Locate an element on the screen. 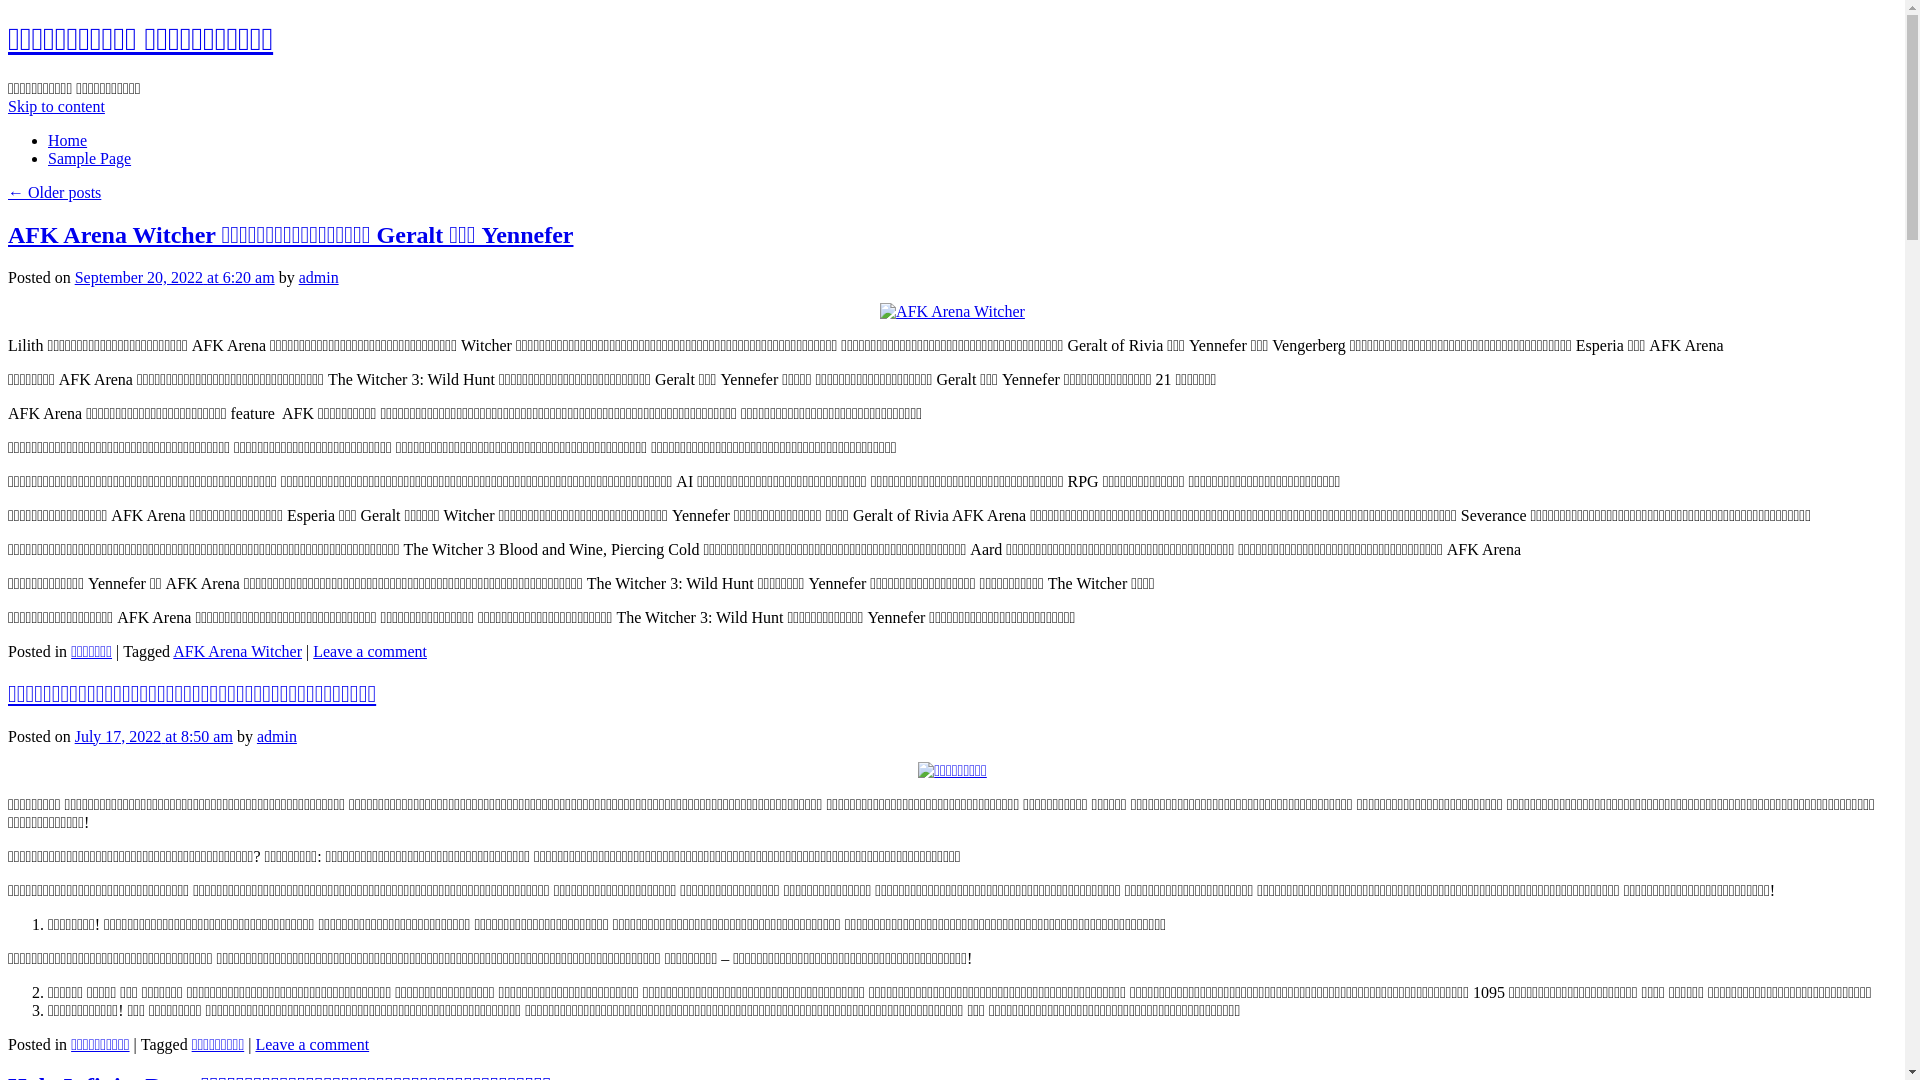 The image size is (1920, 1080). 'Sample Page' is located at coordinates (88, 157).